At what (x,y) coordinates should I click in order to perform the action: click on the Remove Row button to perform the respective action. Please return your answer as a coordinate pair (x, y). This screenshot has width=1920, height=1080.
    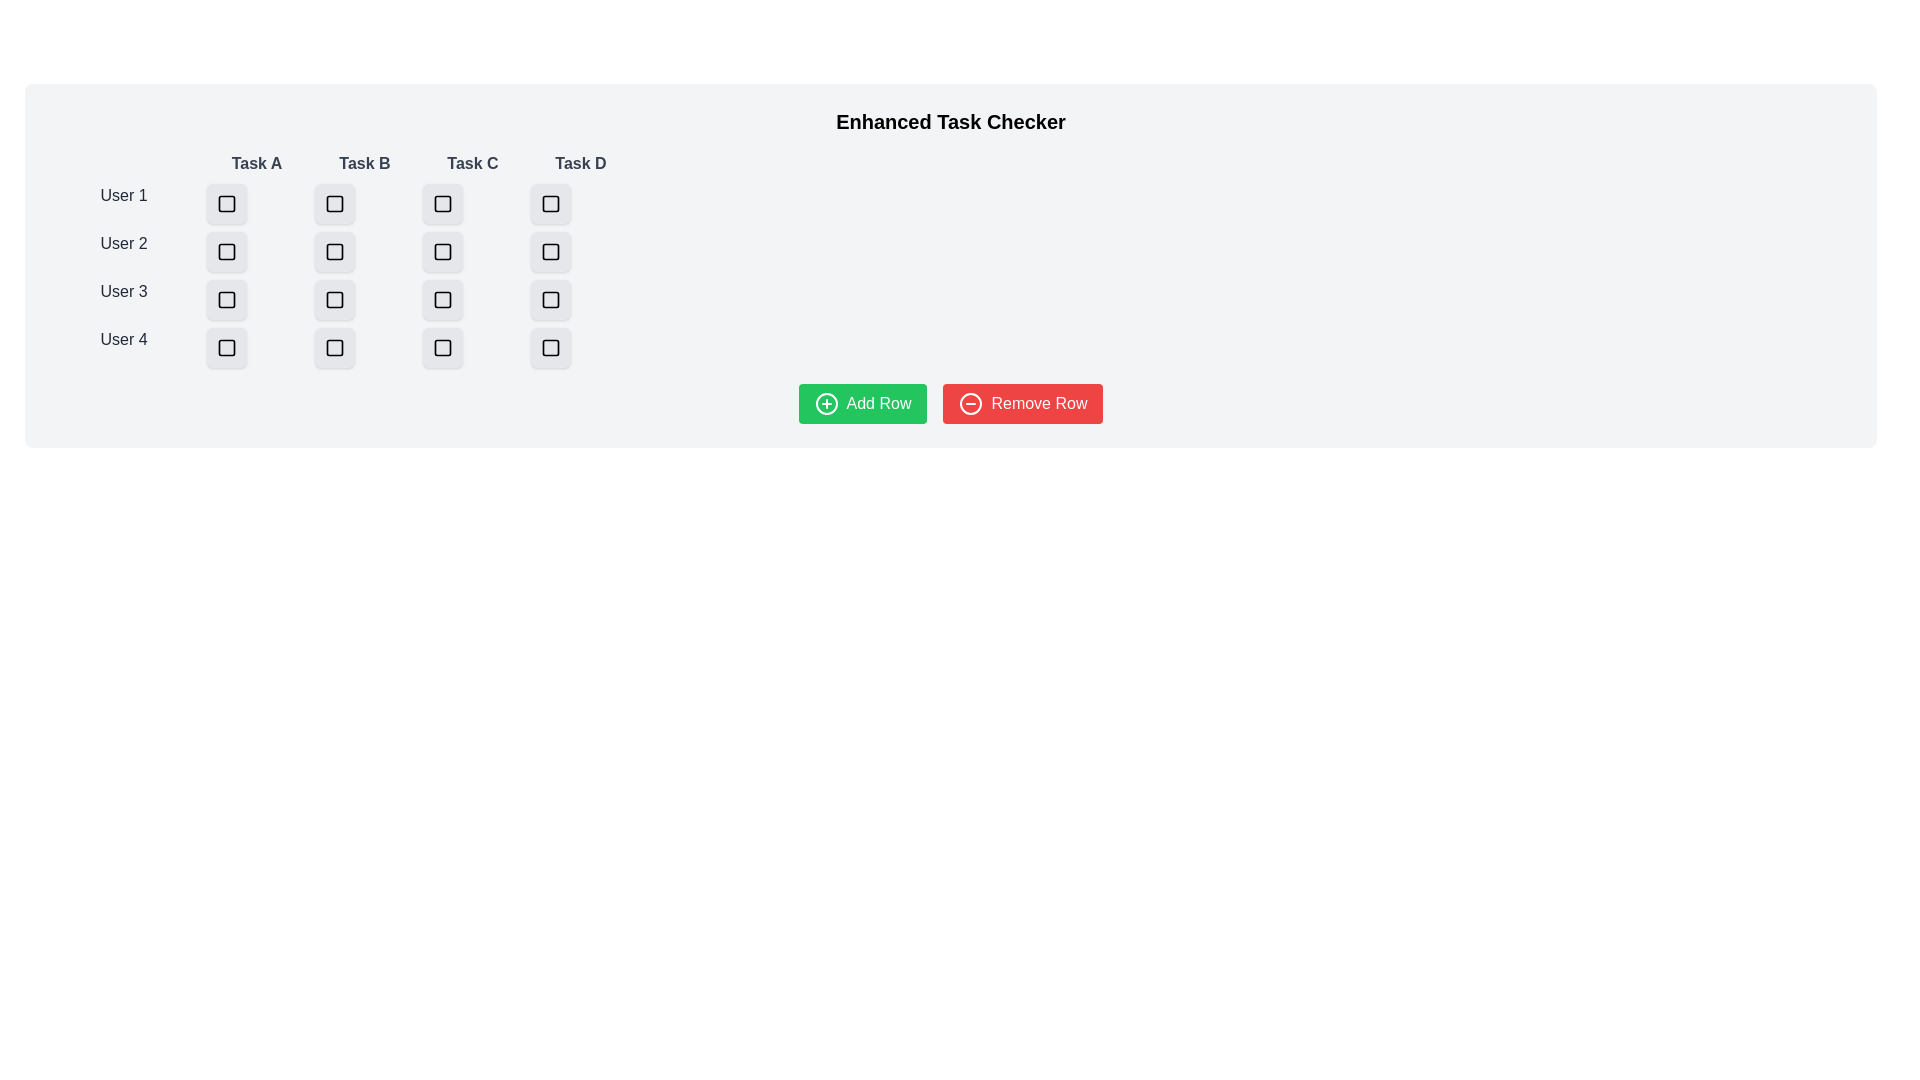
    Looking at the image, I should click on (1022, 404).